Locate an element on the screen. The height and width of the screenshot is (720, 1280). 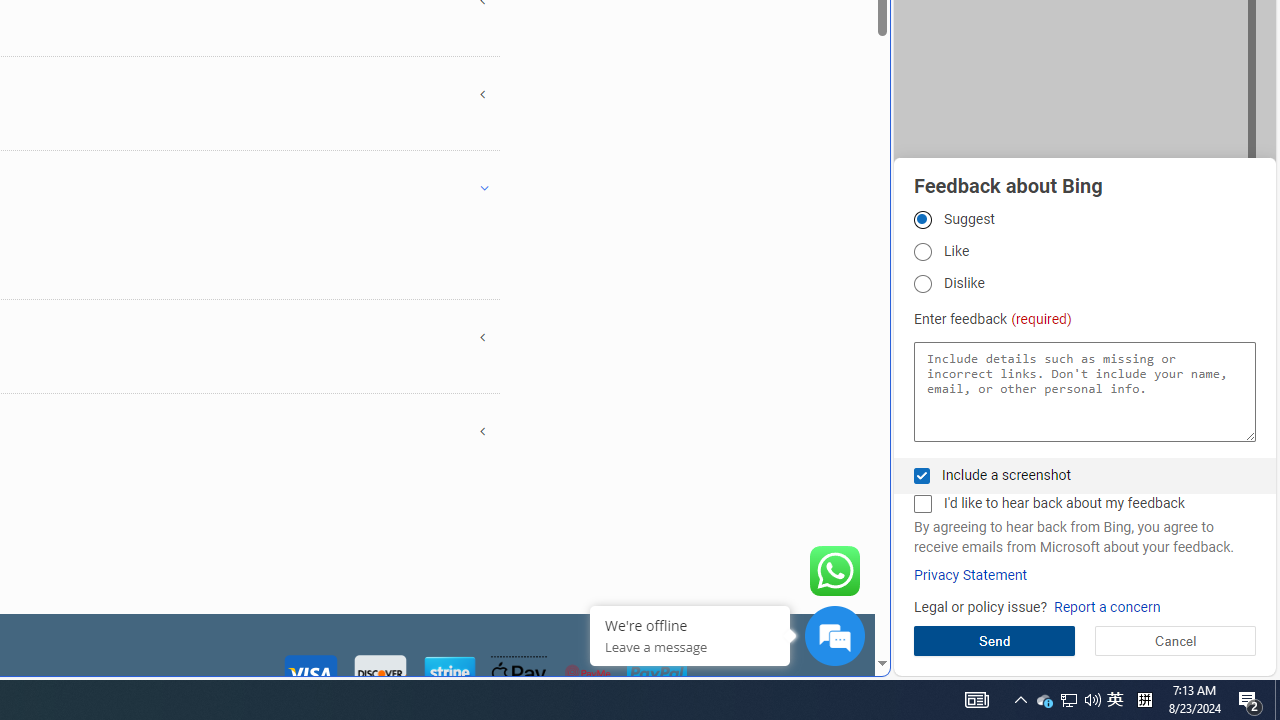
'Include a screenshot' is located at coordinates (921, 475).